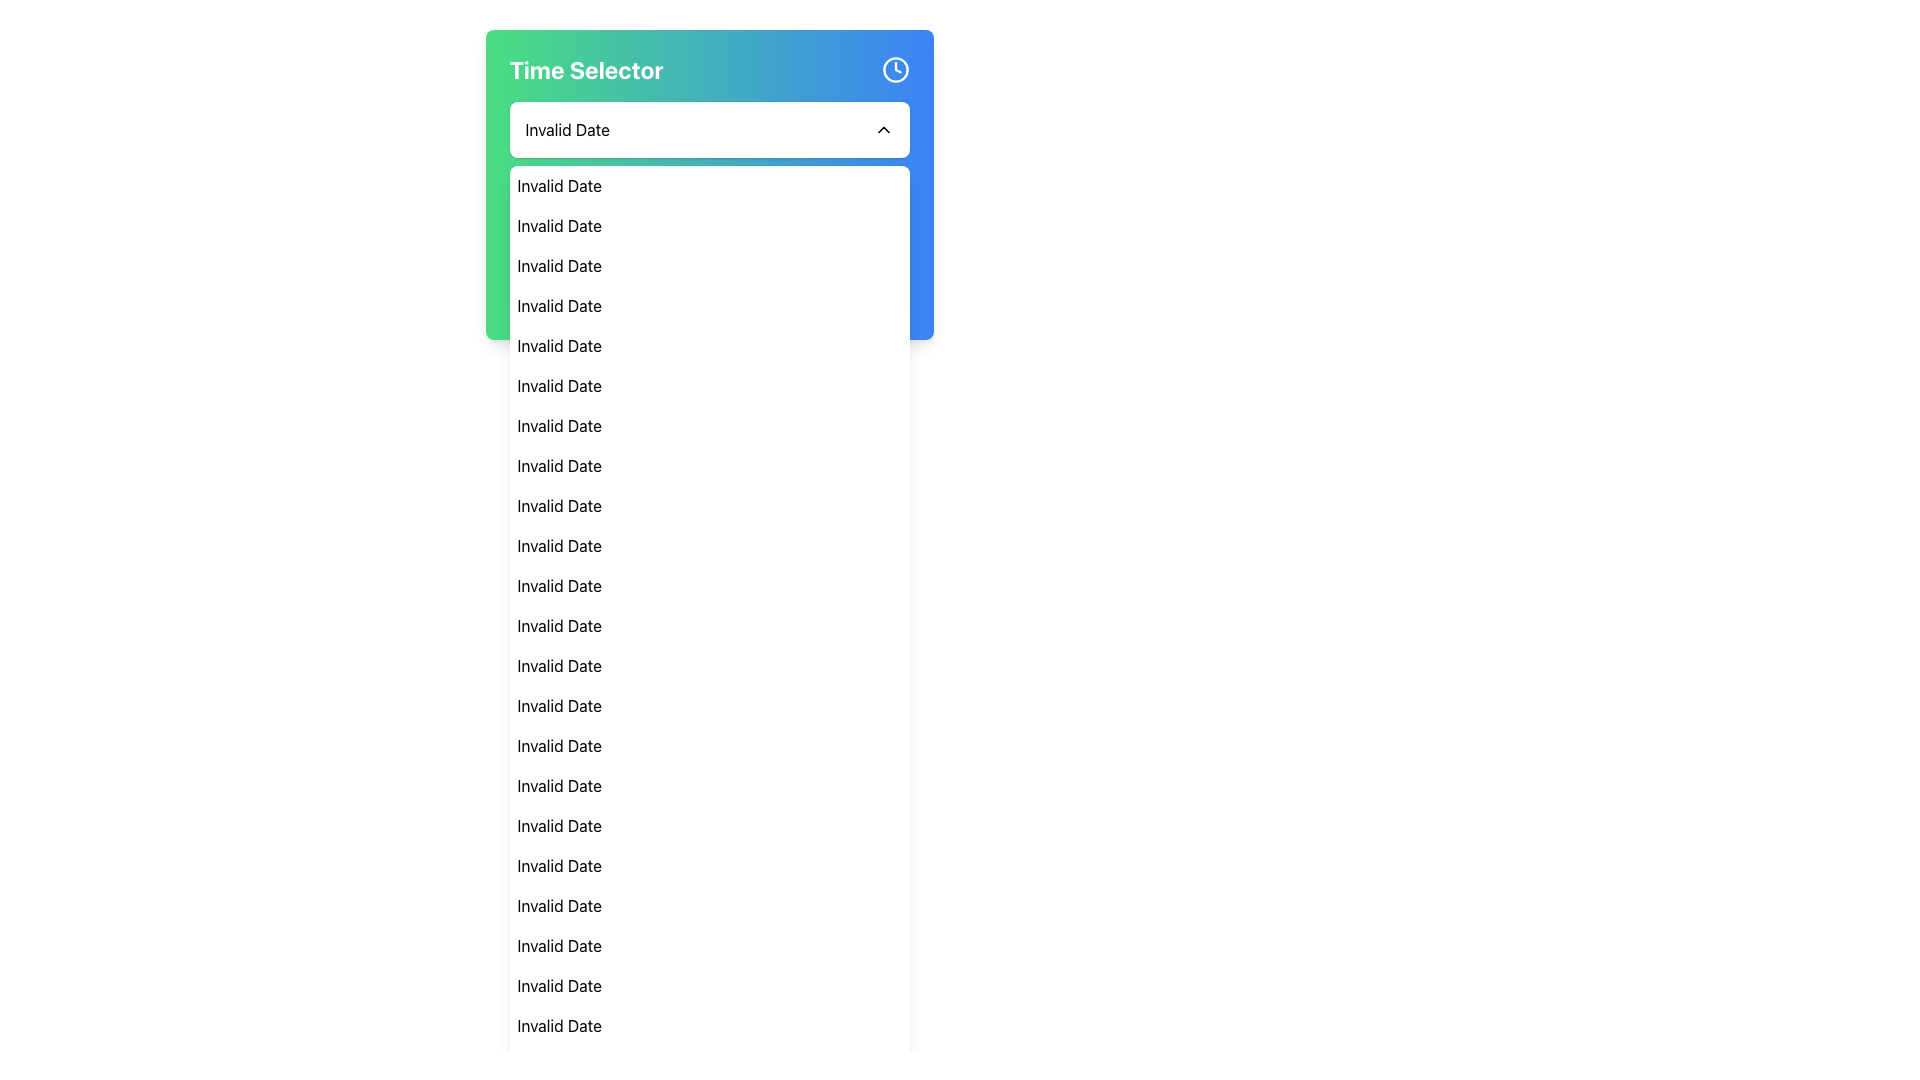  What do you see at coordinates (709, 666) in the screenshot?
I see `the selectable list item labeled 'Invalid Date' which is the 13th element in a dropdown panel` at bounding box center [709, 666].